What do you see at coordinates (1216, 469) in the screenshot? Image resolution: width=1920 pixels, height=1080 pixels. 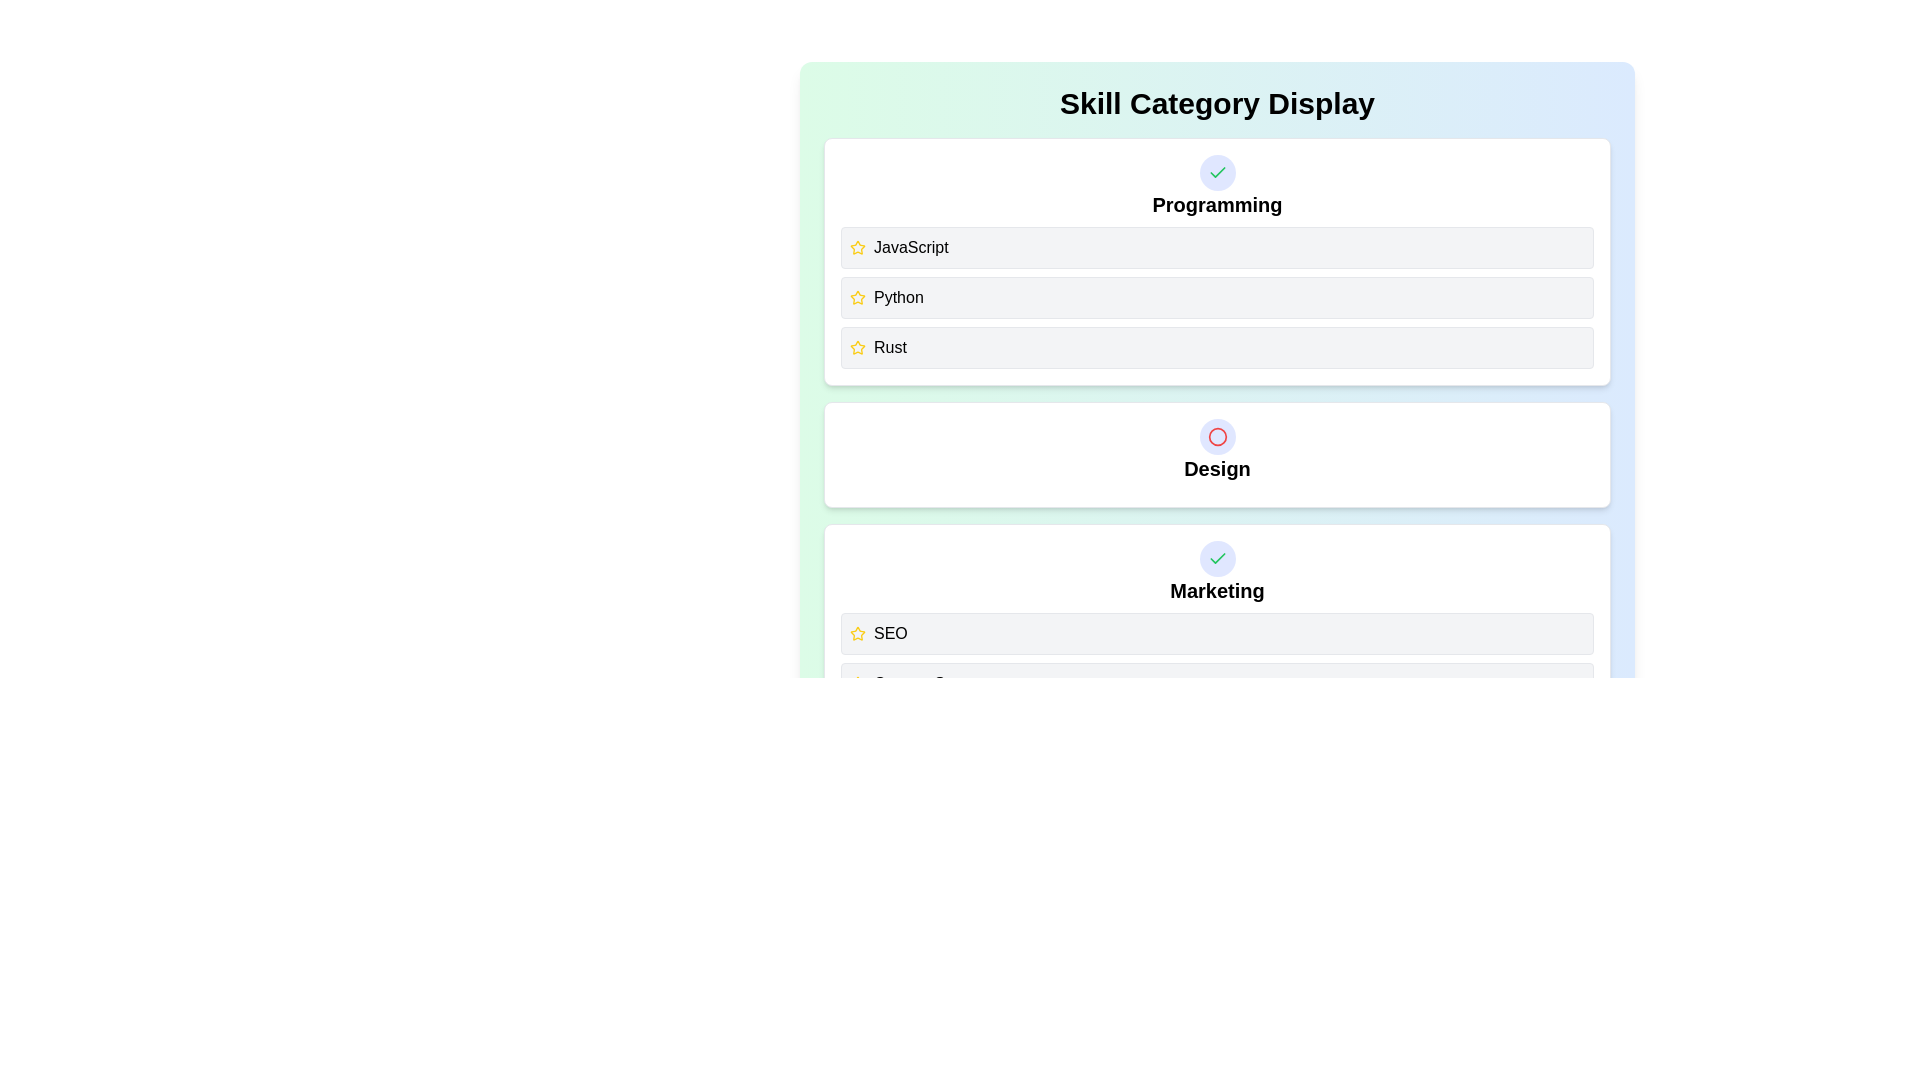 I see `the text of the category Design` at bounding box center [1216, 469].